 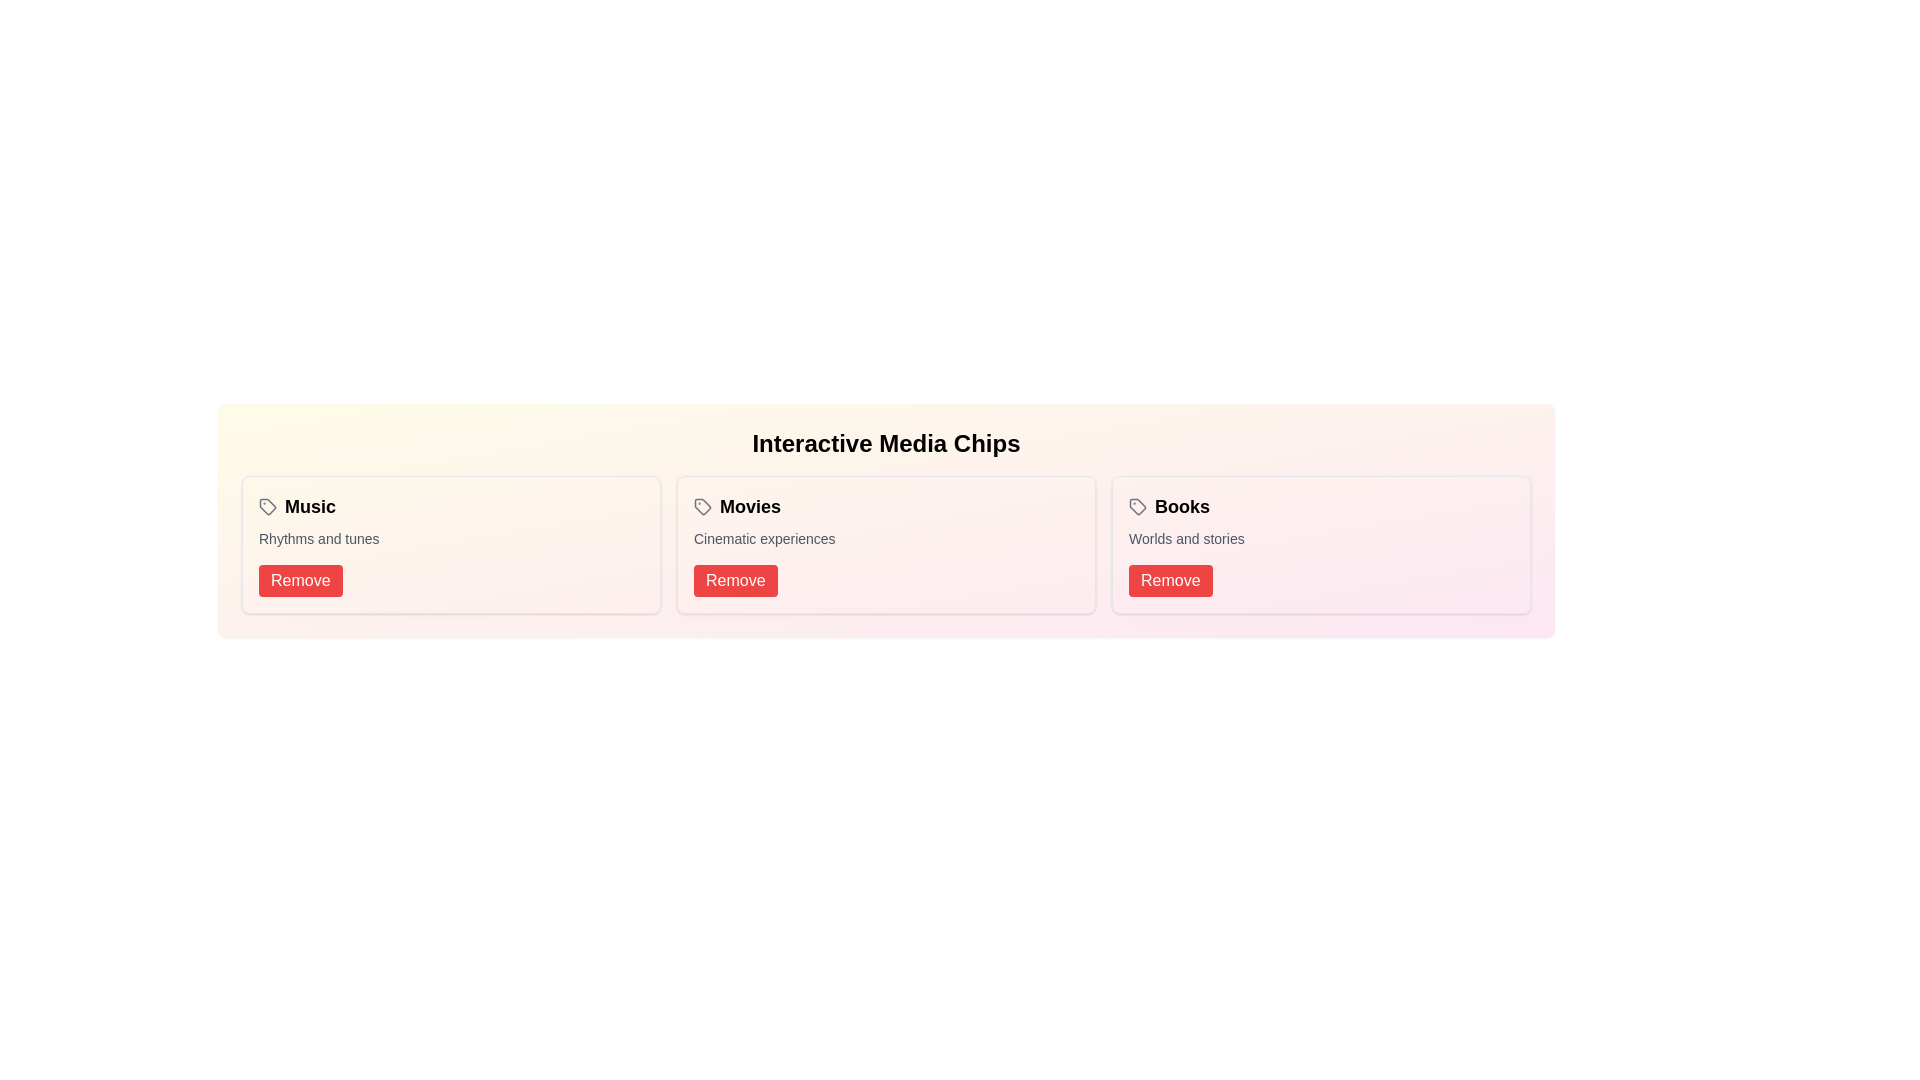 I want to click on remove button for the chip labeled Movies, so click(x=734, y=581).